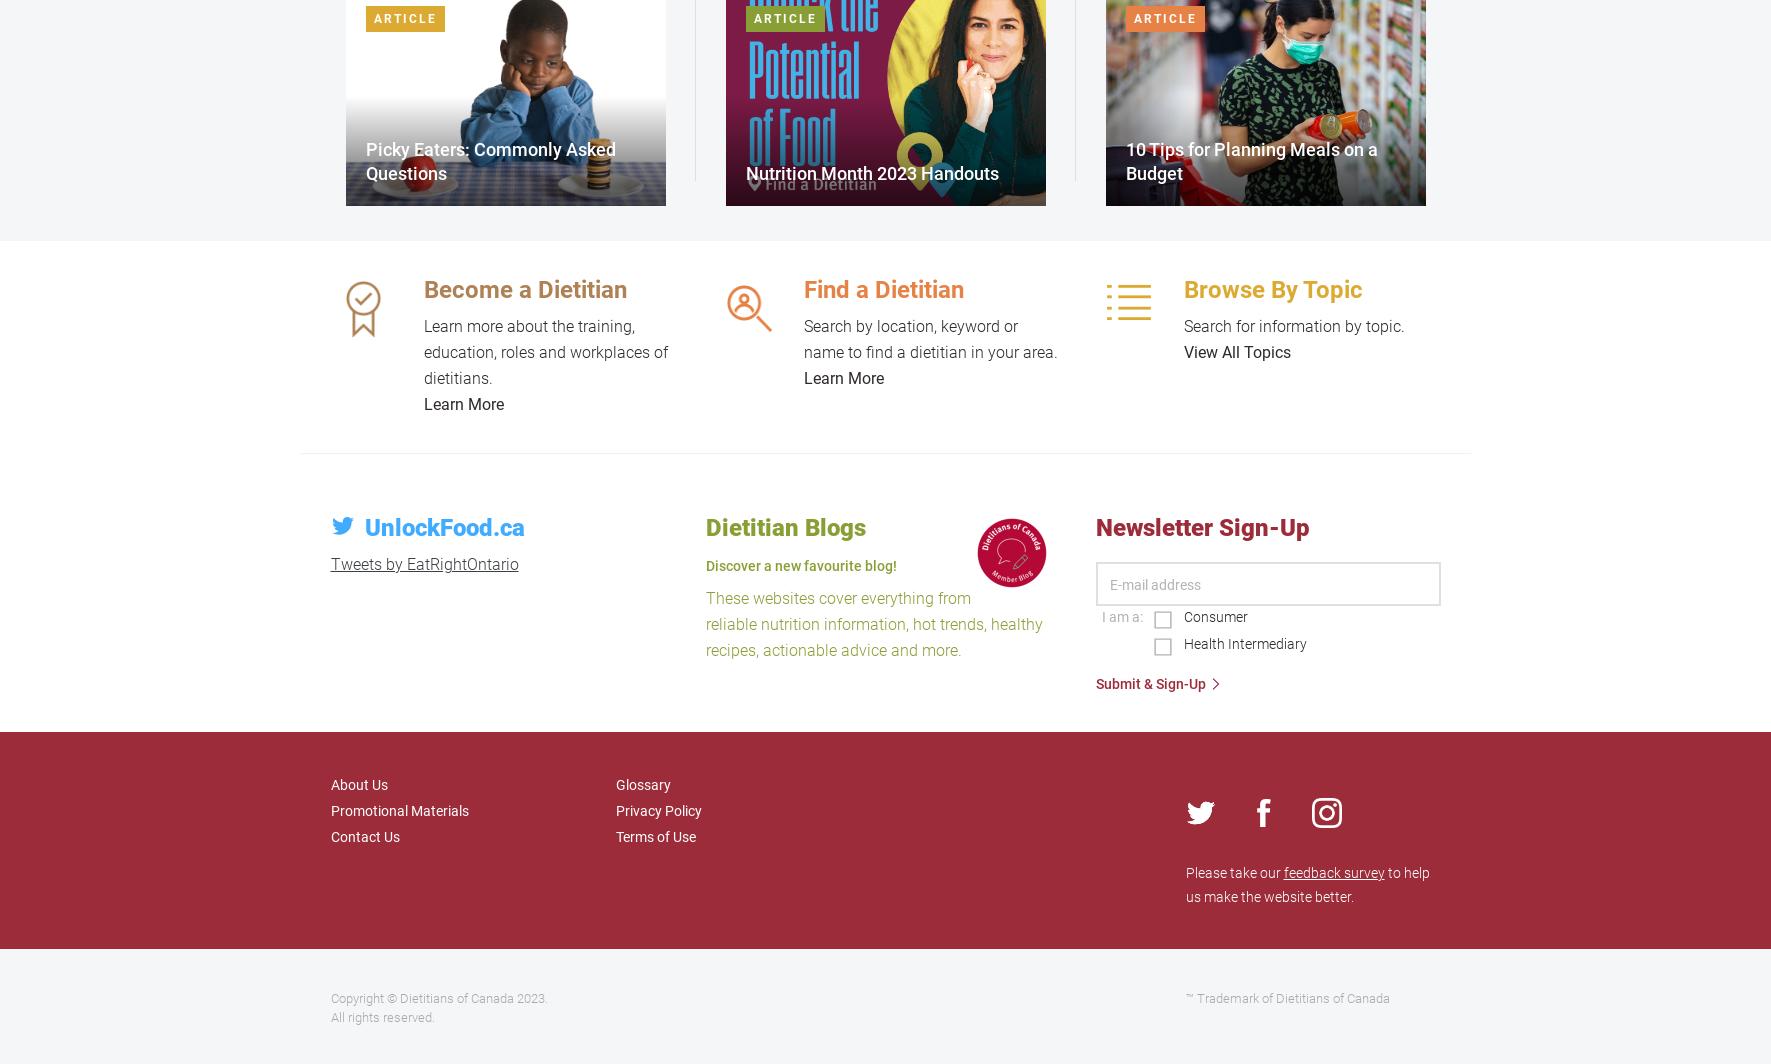  I want to click on 'Contact Us', so click(328, 835).